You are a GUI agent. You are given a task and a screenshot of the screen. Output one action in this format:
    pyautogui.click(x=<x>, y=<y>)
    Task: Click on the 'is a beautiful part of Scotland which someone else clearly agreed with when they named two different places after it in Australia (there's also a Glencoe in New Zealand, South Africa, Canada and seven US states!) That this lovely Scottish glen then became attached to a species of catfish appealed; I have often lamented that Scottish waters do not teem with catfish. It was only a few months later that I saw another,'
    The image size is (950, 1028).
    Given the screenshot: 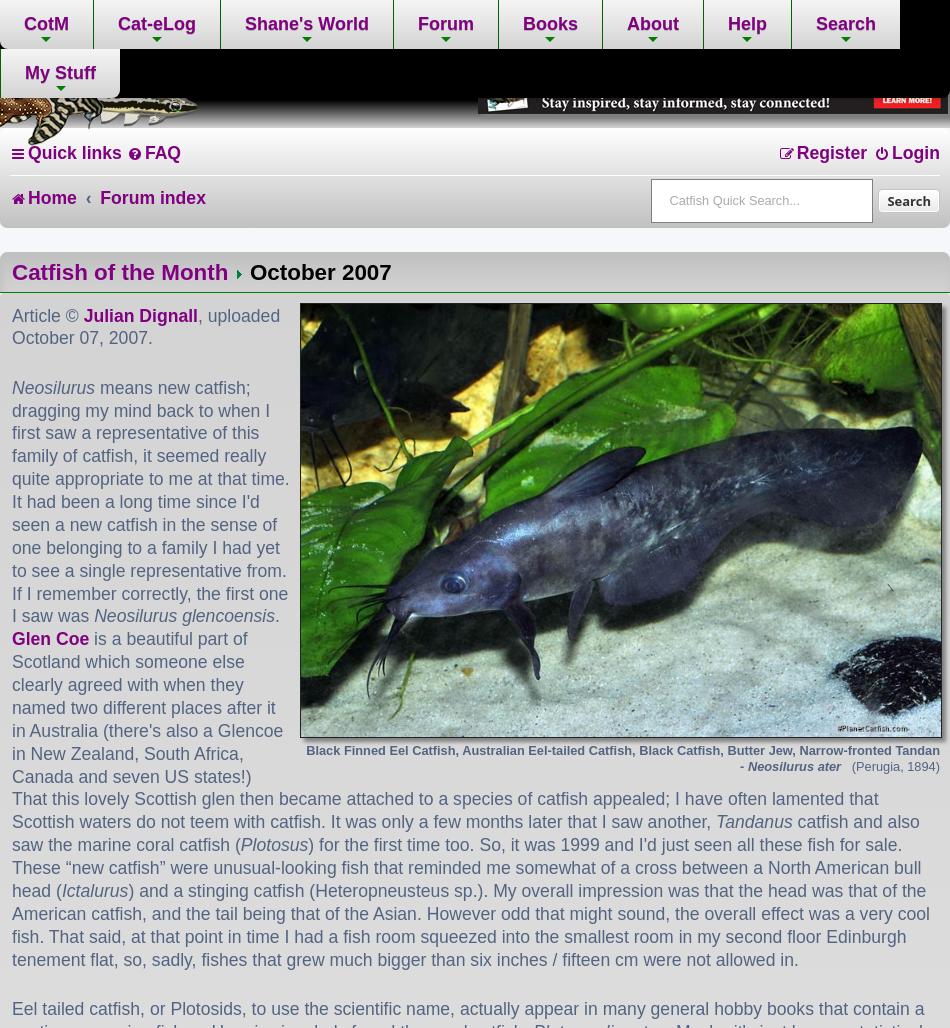 What is the action you would take?
    pyautogui.click(x=443, y=729)
    